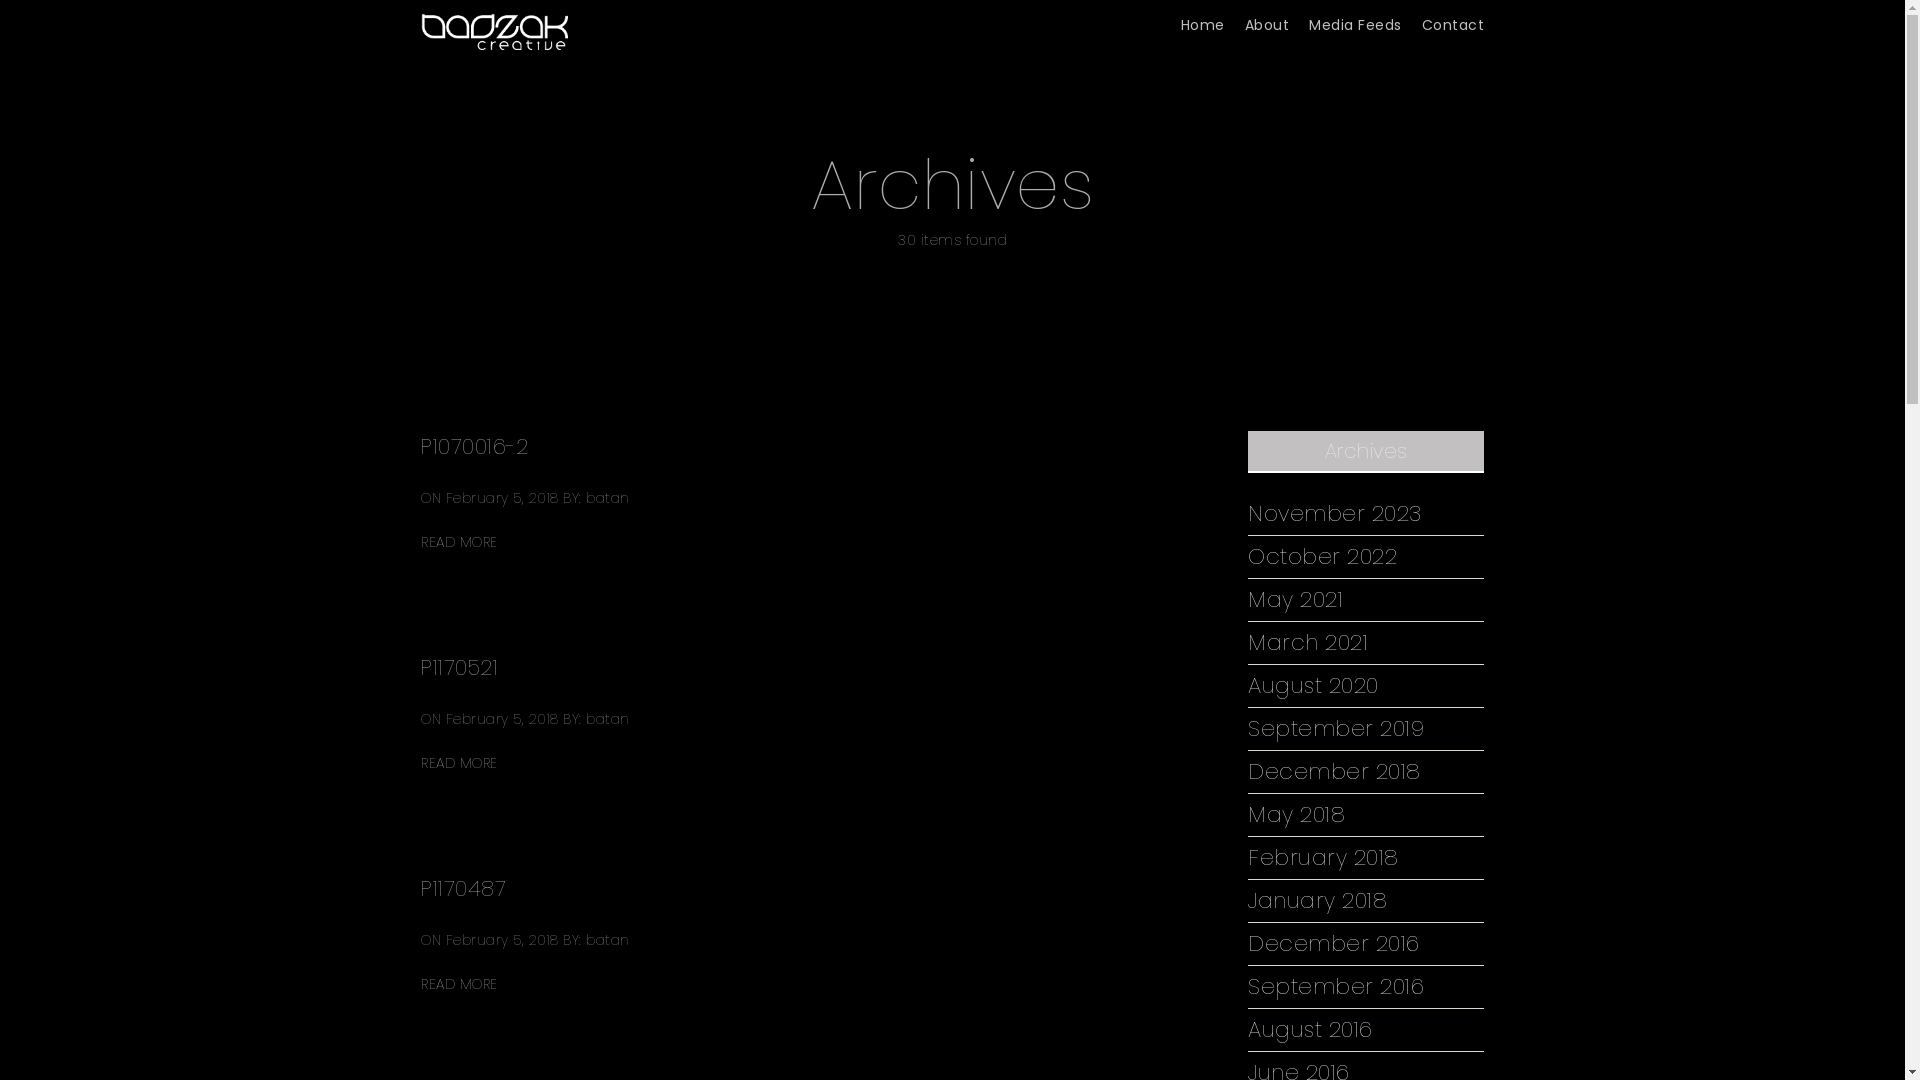 This screenshot has height=1080, width=1920. I want to click on 'August 2020', so click(1247, 685).